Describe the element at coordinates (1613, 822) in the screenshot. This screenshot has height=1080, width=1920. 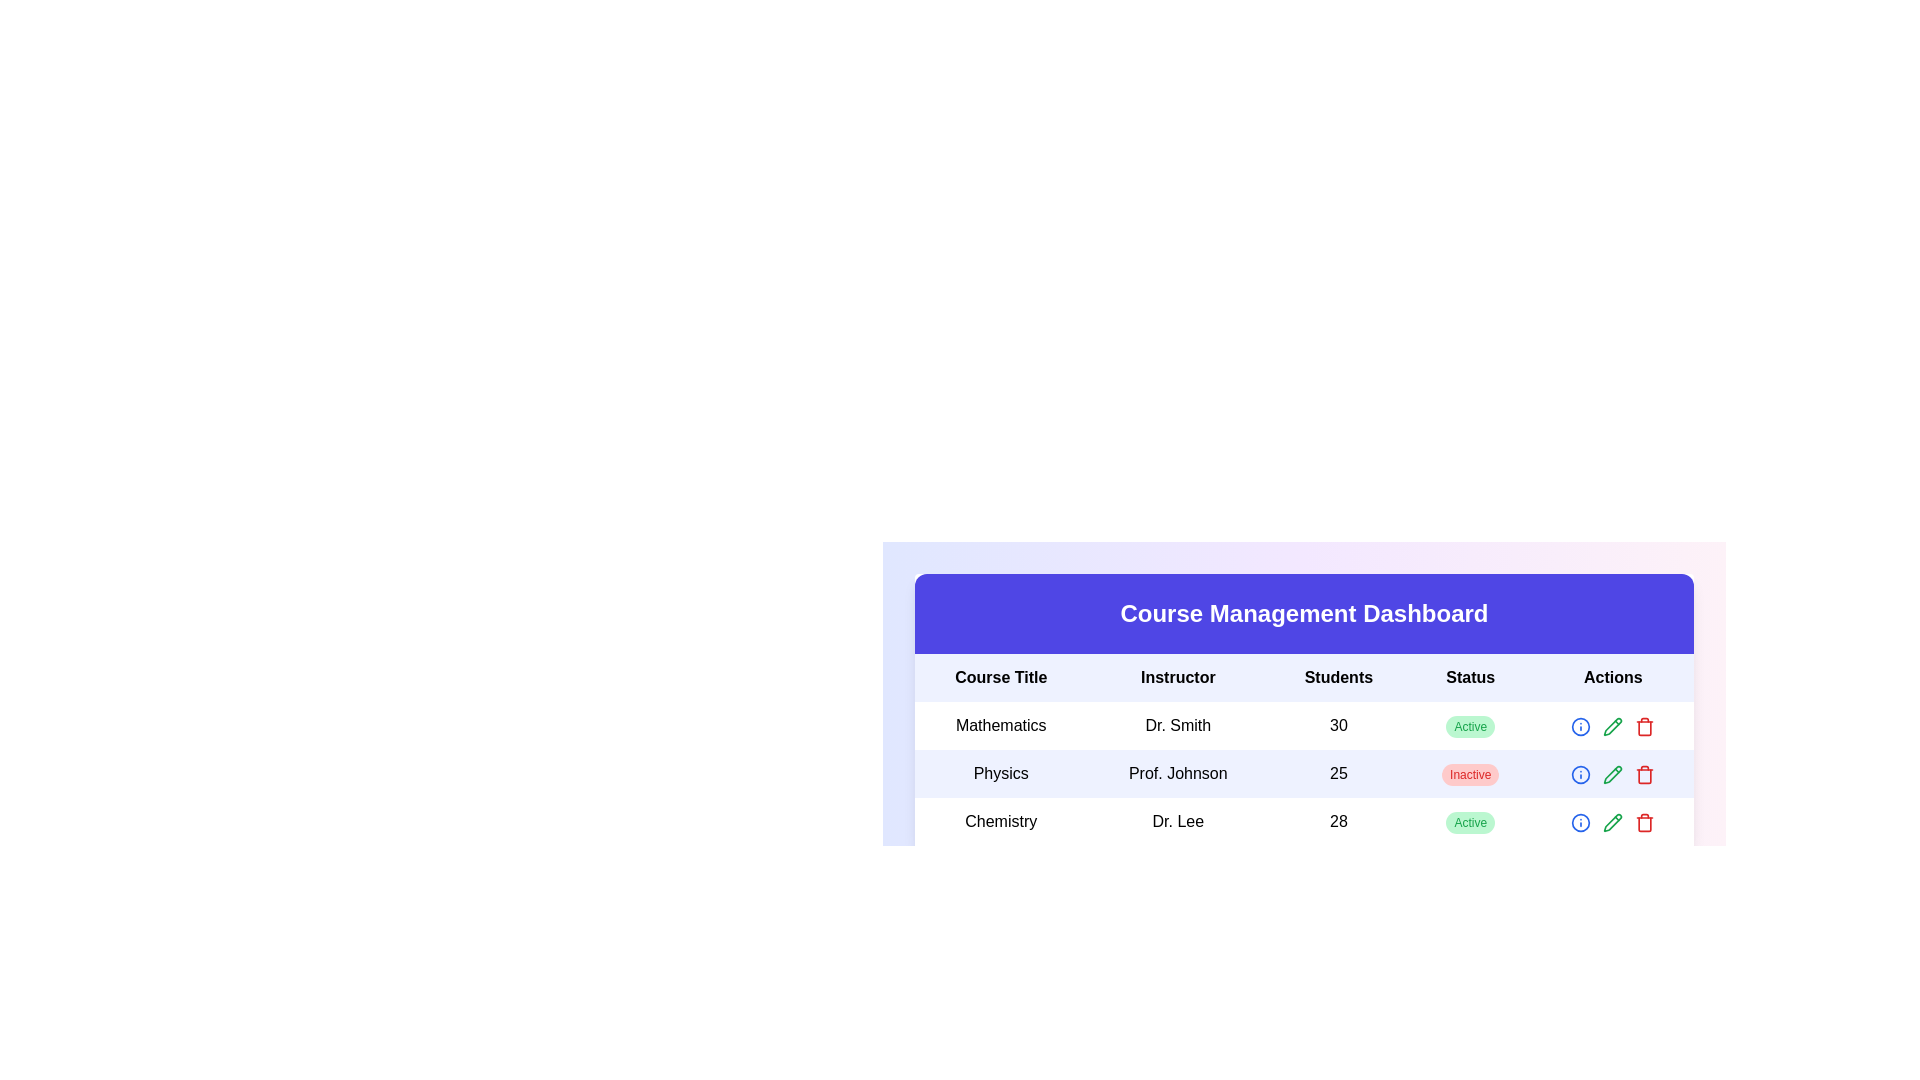
I see `the 'Edit' pencil icon button in the 'Actions' column of the 'Chemistry' row in the table to initiate editing the row` at that location.